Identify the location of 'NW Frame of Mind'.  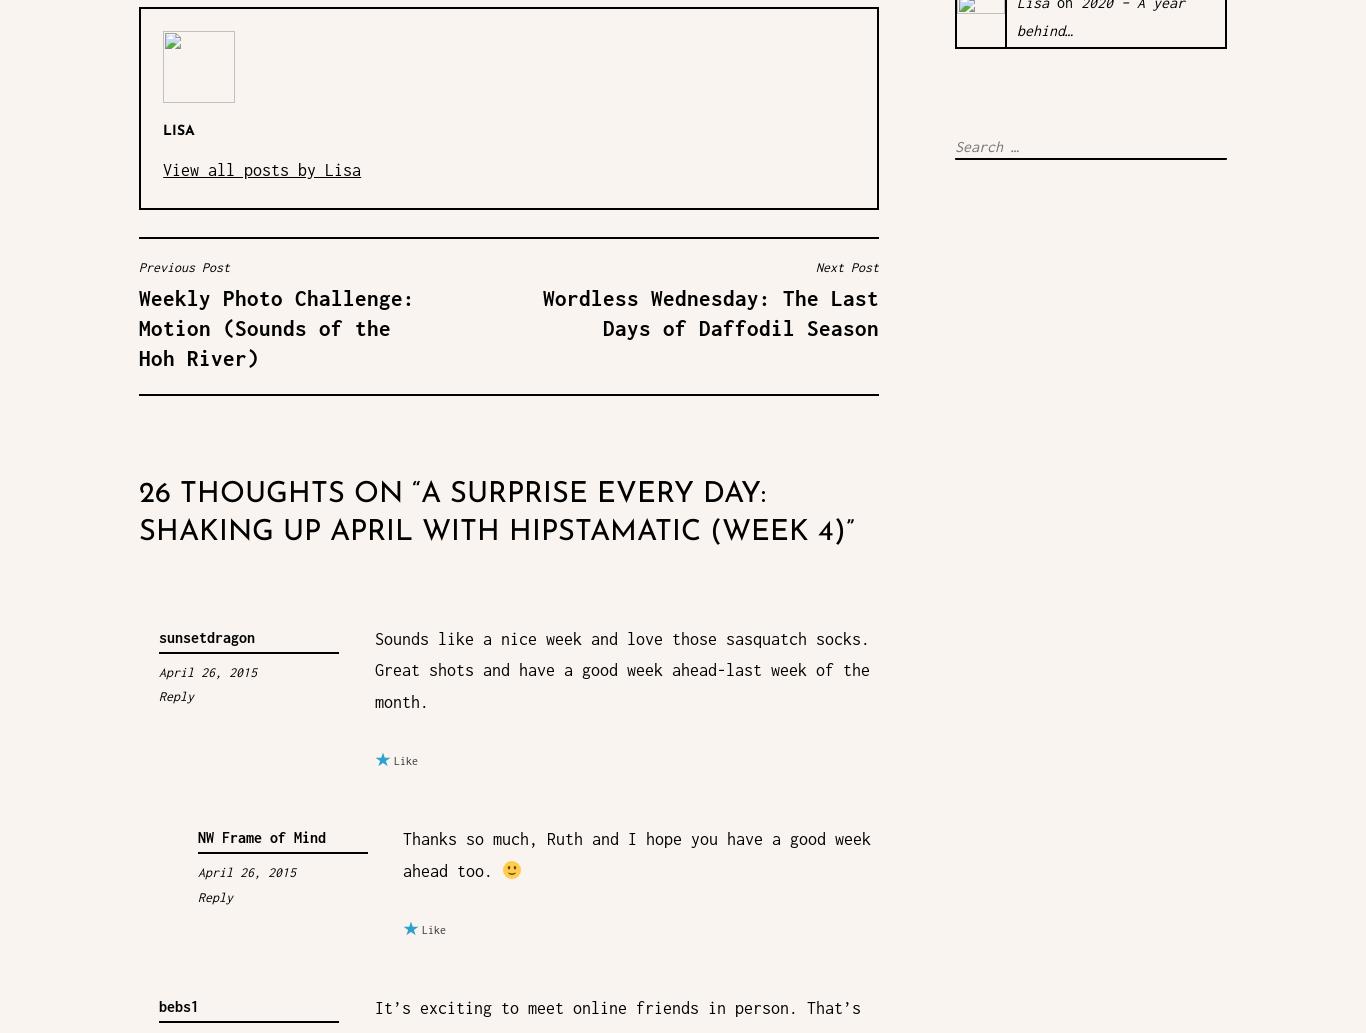
(261, 837).